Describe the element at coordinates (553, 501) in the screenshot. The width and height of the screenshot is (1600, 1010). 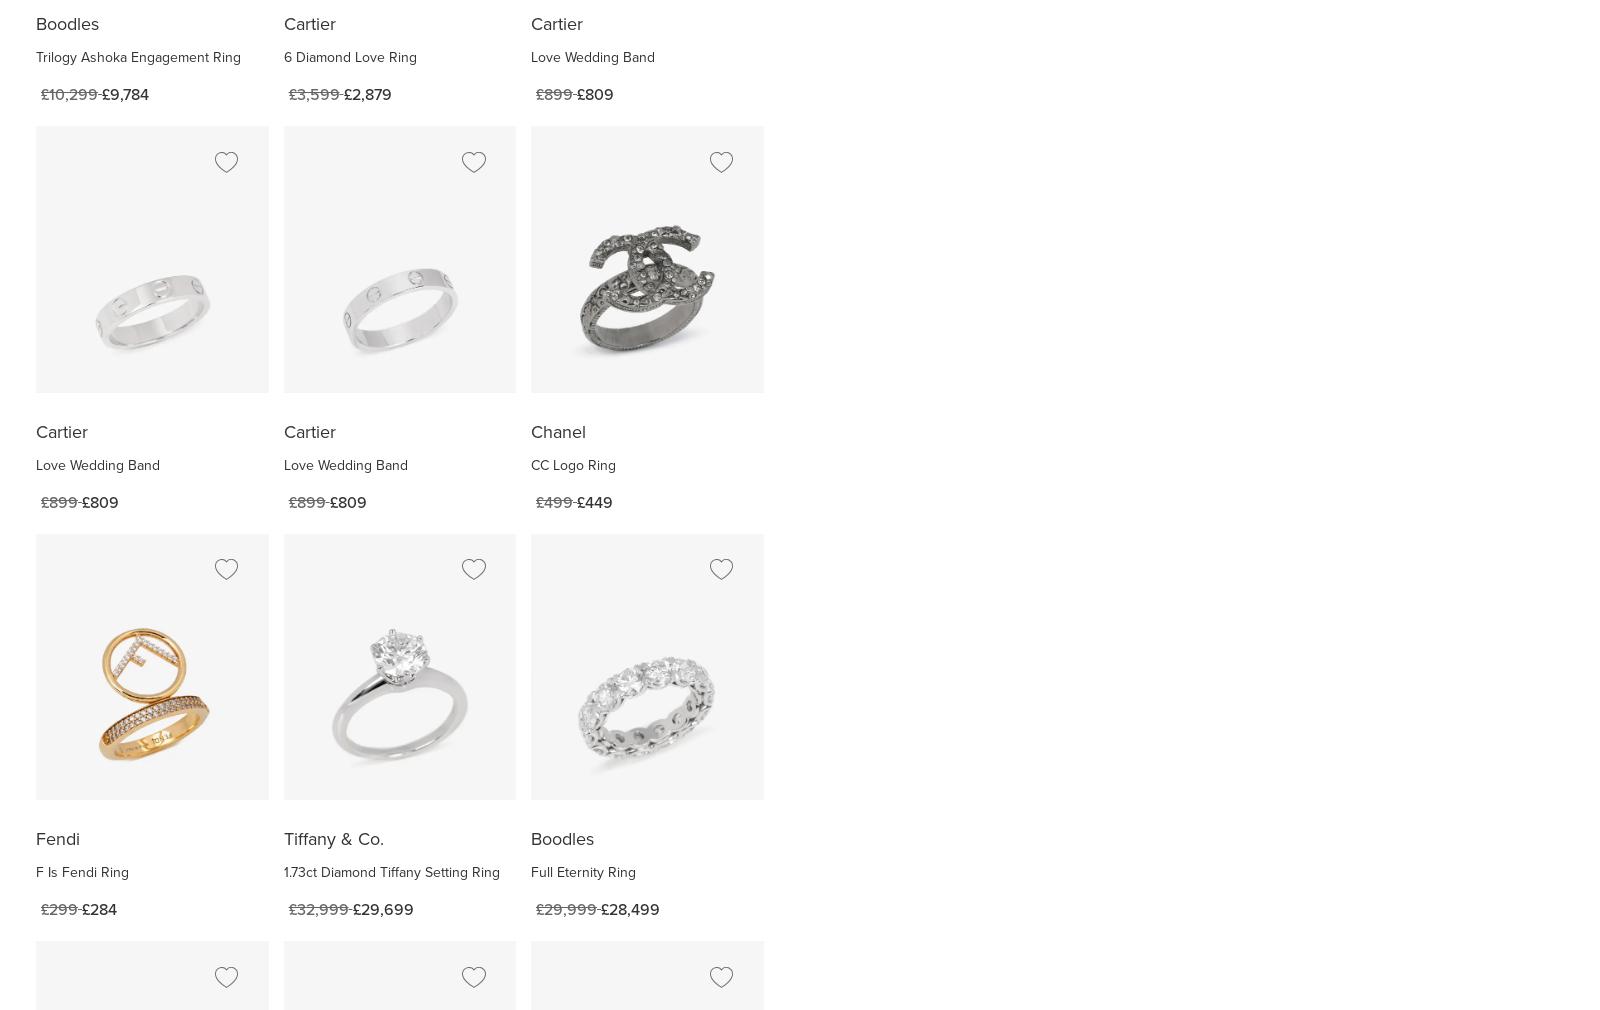
I see `'£499'` at that location.